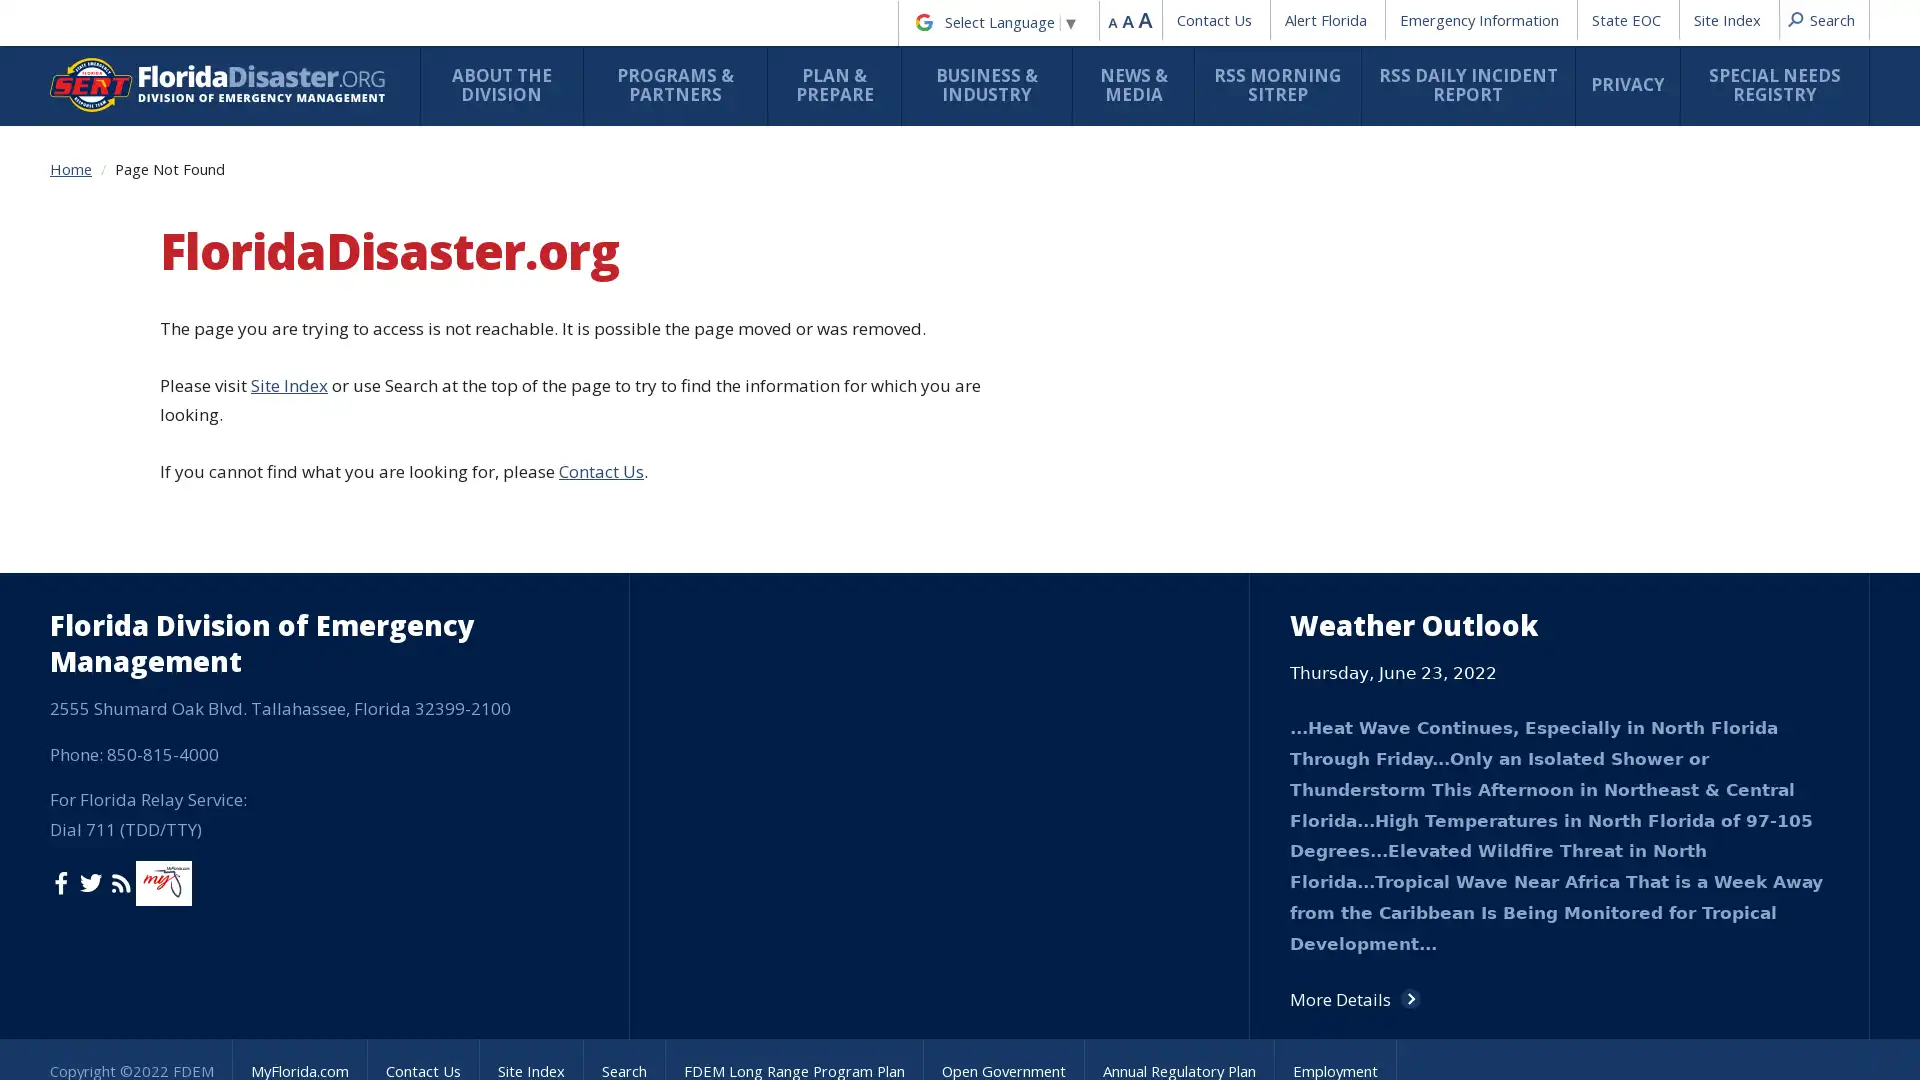 This screenshot has height=1080, width=1920. Describe the element at coordinates (801, 944) in the screenshot. I see `Toggle More` at that location.